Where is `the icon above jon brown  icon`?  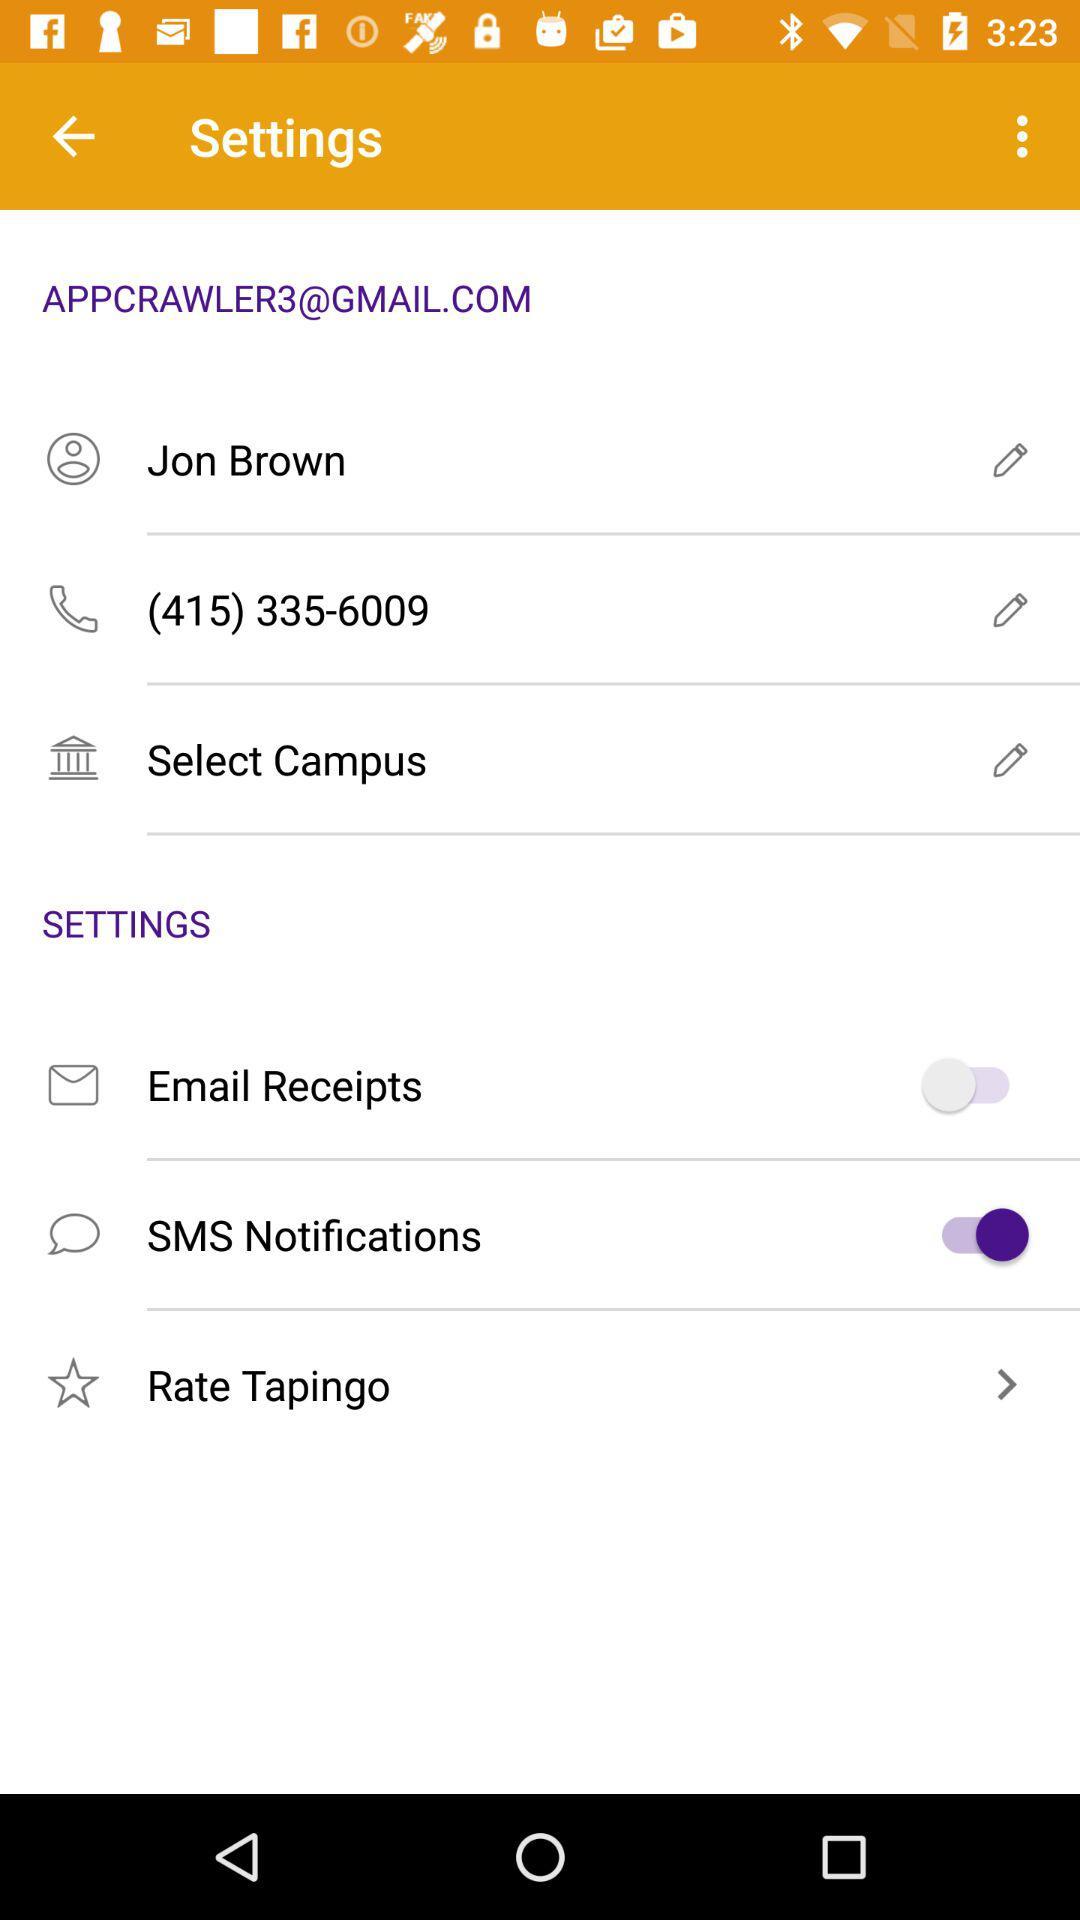
the icon above jon brown  icon is located at coordinates (1027, 135).